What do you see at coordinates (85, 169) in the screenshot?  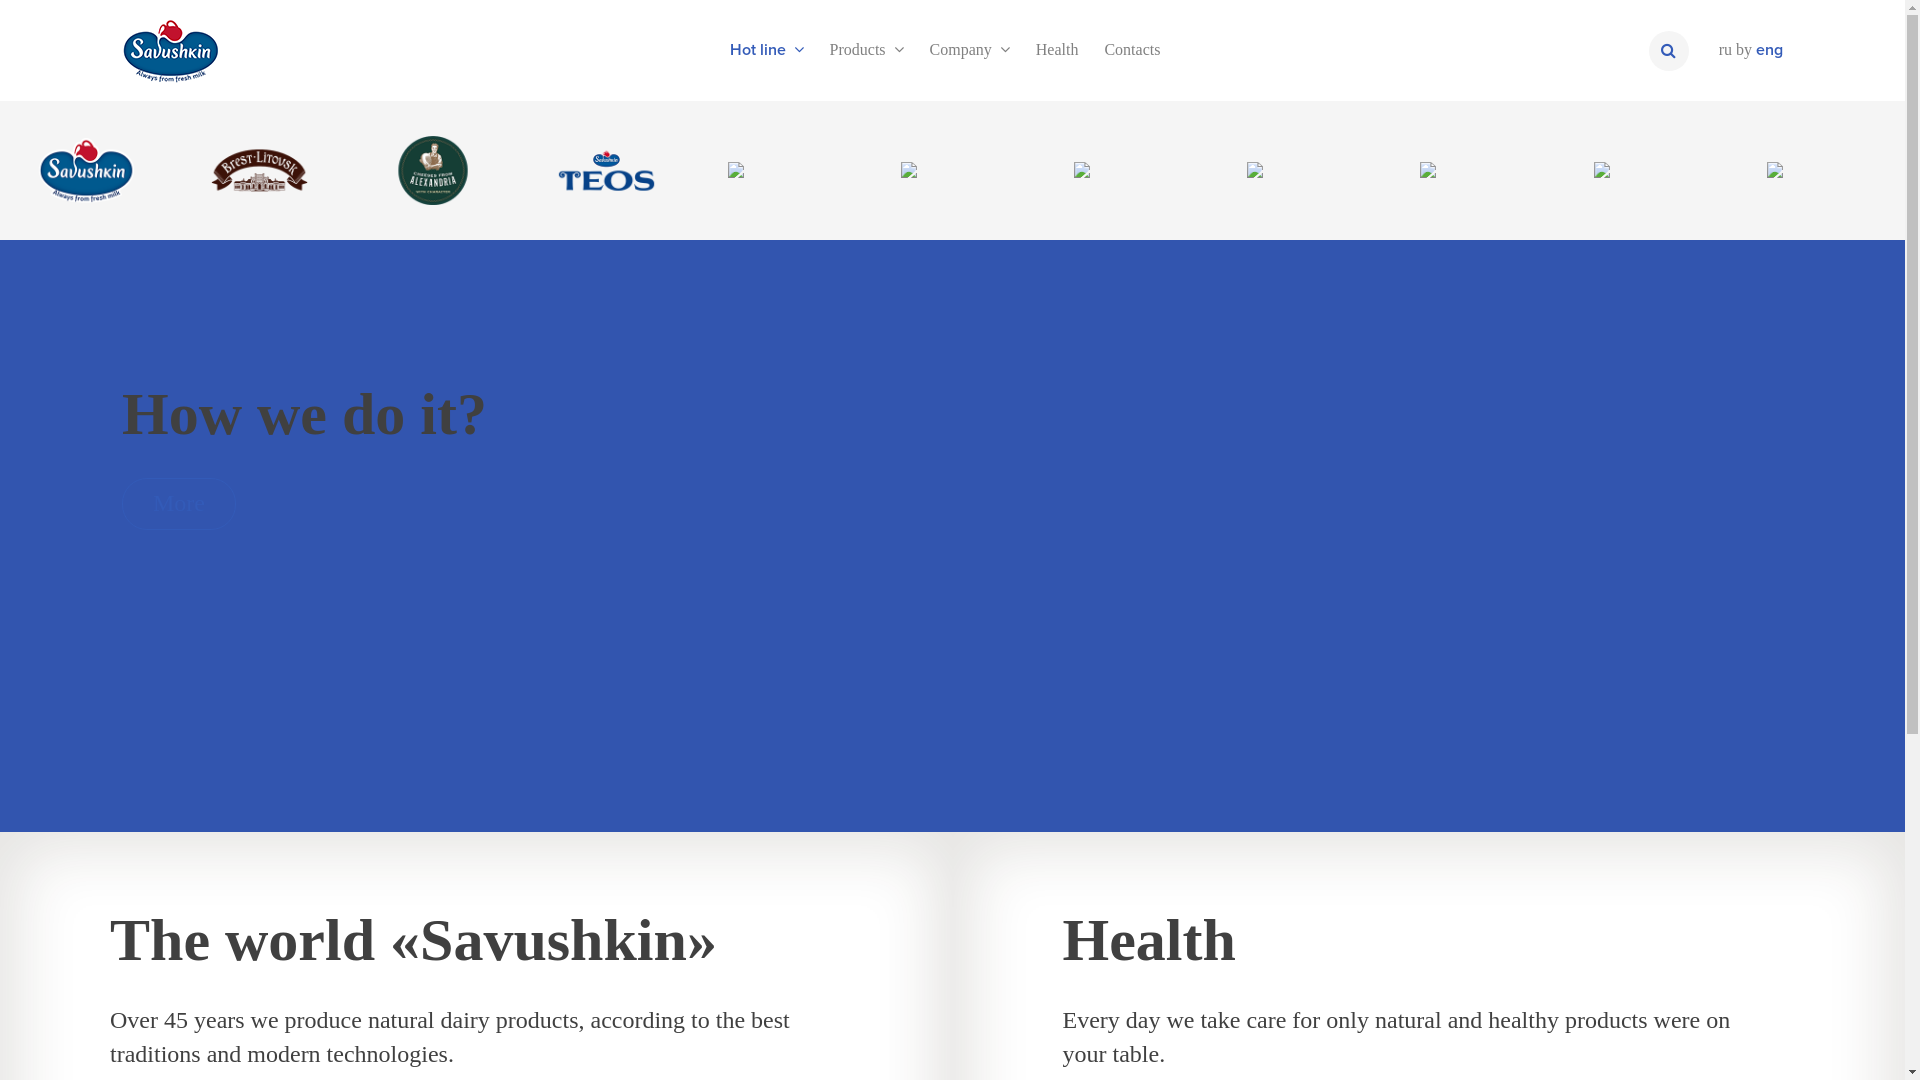 I see `'Savushkin'` at bounding box center [85, 169].